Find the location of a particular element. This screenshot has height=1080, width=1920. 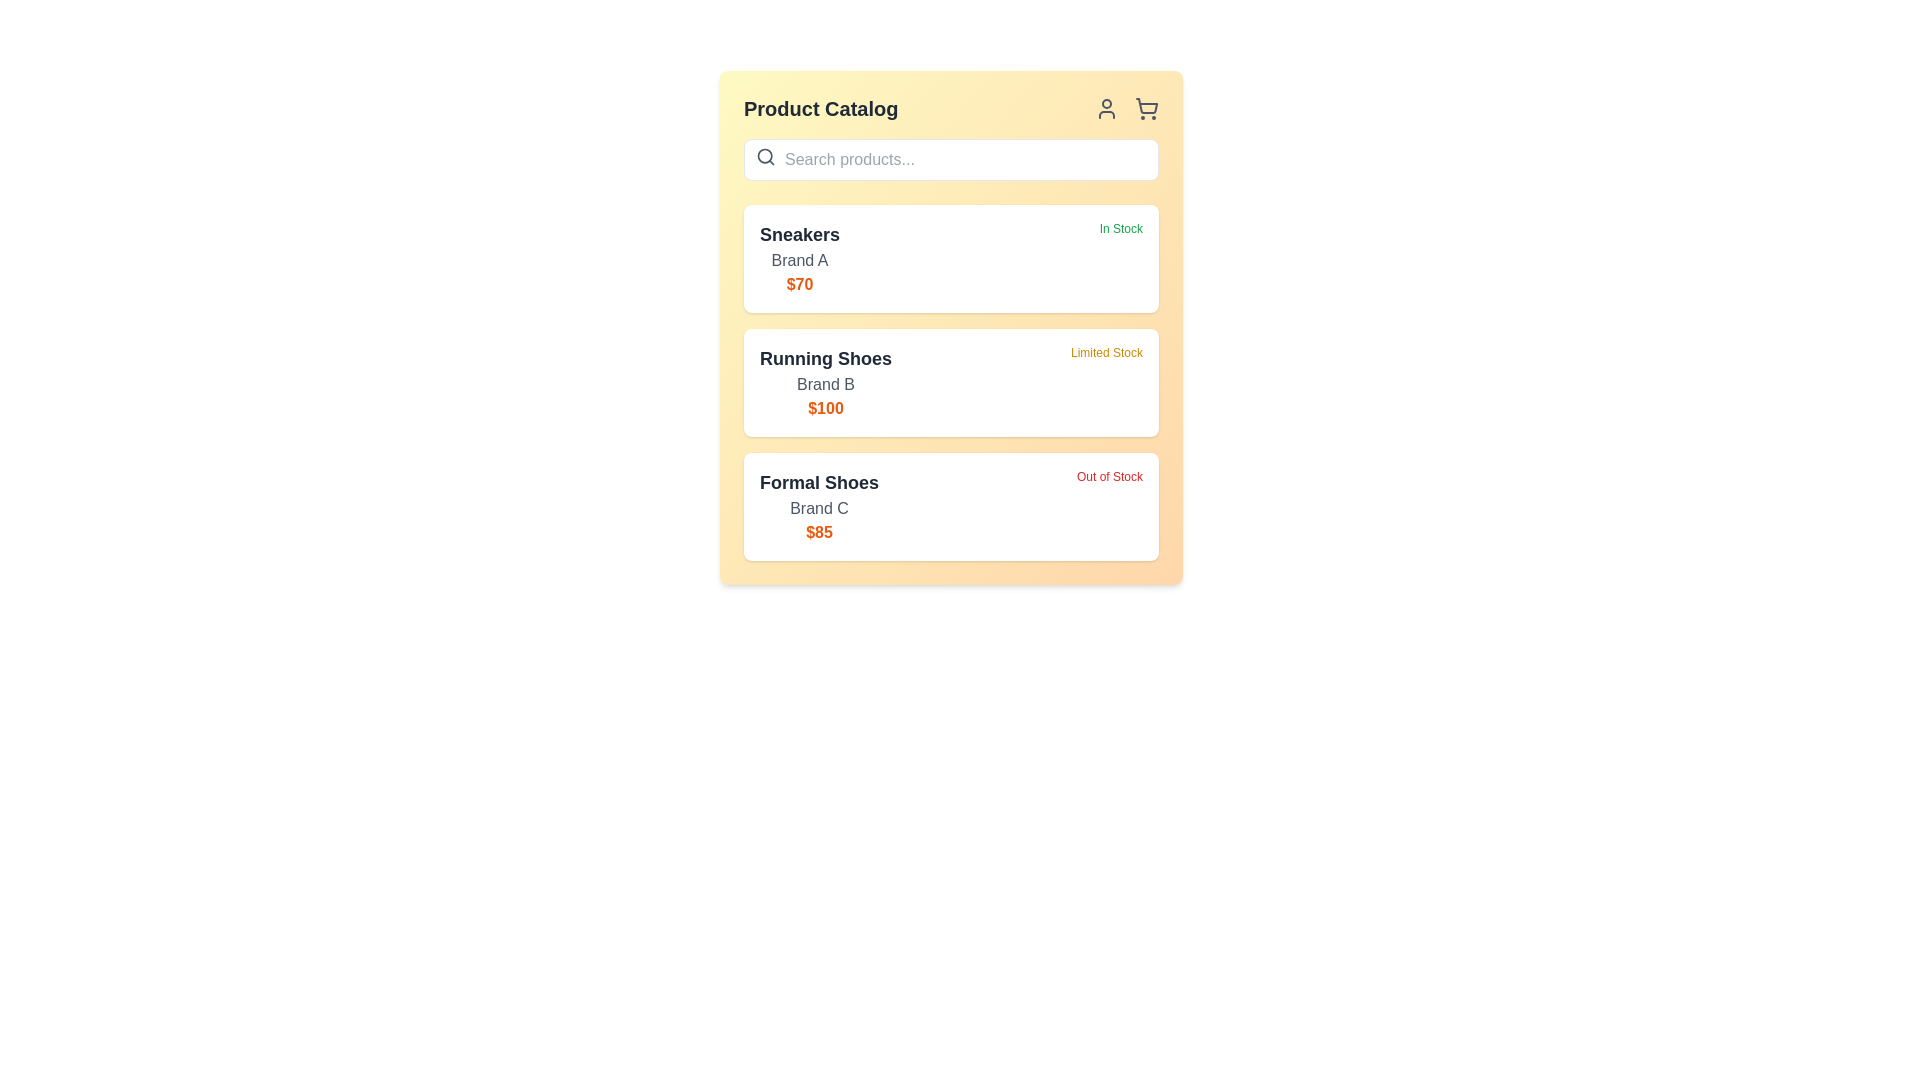

the magnifying glass icon, which is styled as a search symbol and located on the left-hand side of the search text input field is located at coordinates (765, 156).